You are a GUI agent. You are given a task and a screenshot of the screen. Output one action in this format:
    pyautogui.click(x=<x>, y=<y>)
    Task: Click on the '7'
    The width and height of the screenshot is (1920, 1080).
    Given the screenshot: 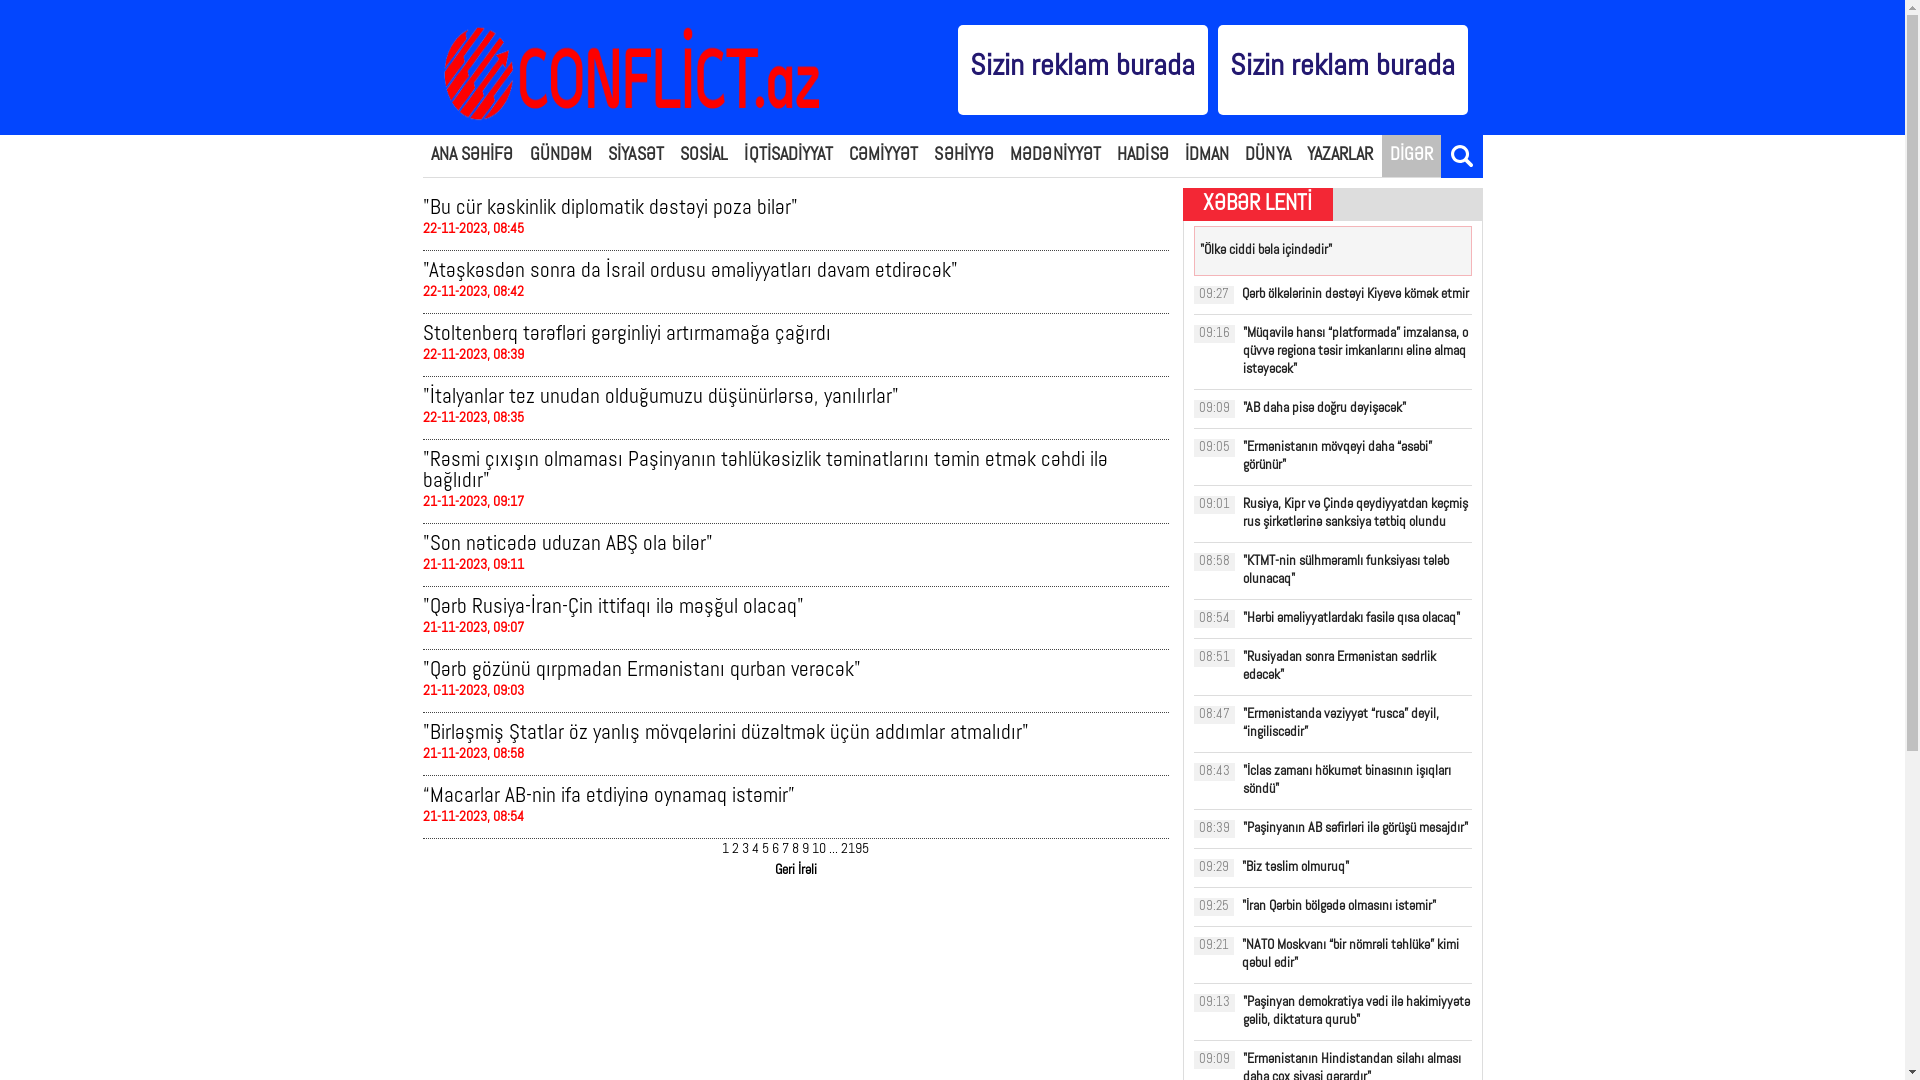 What is the action you would take?
    pyautogui.click(x=784, y=849)
    